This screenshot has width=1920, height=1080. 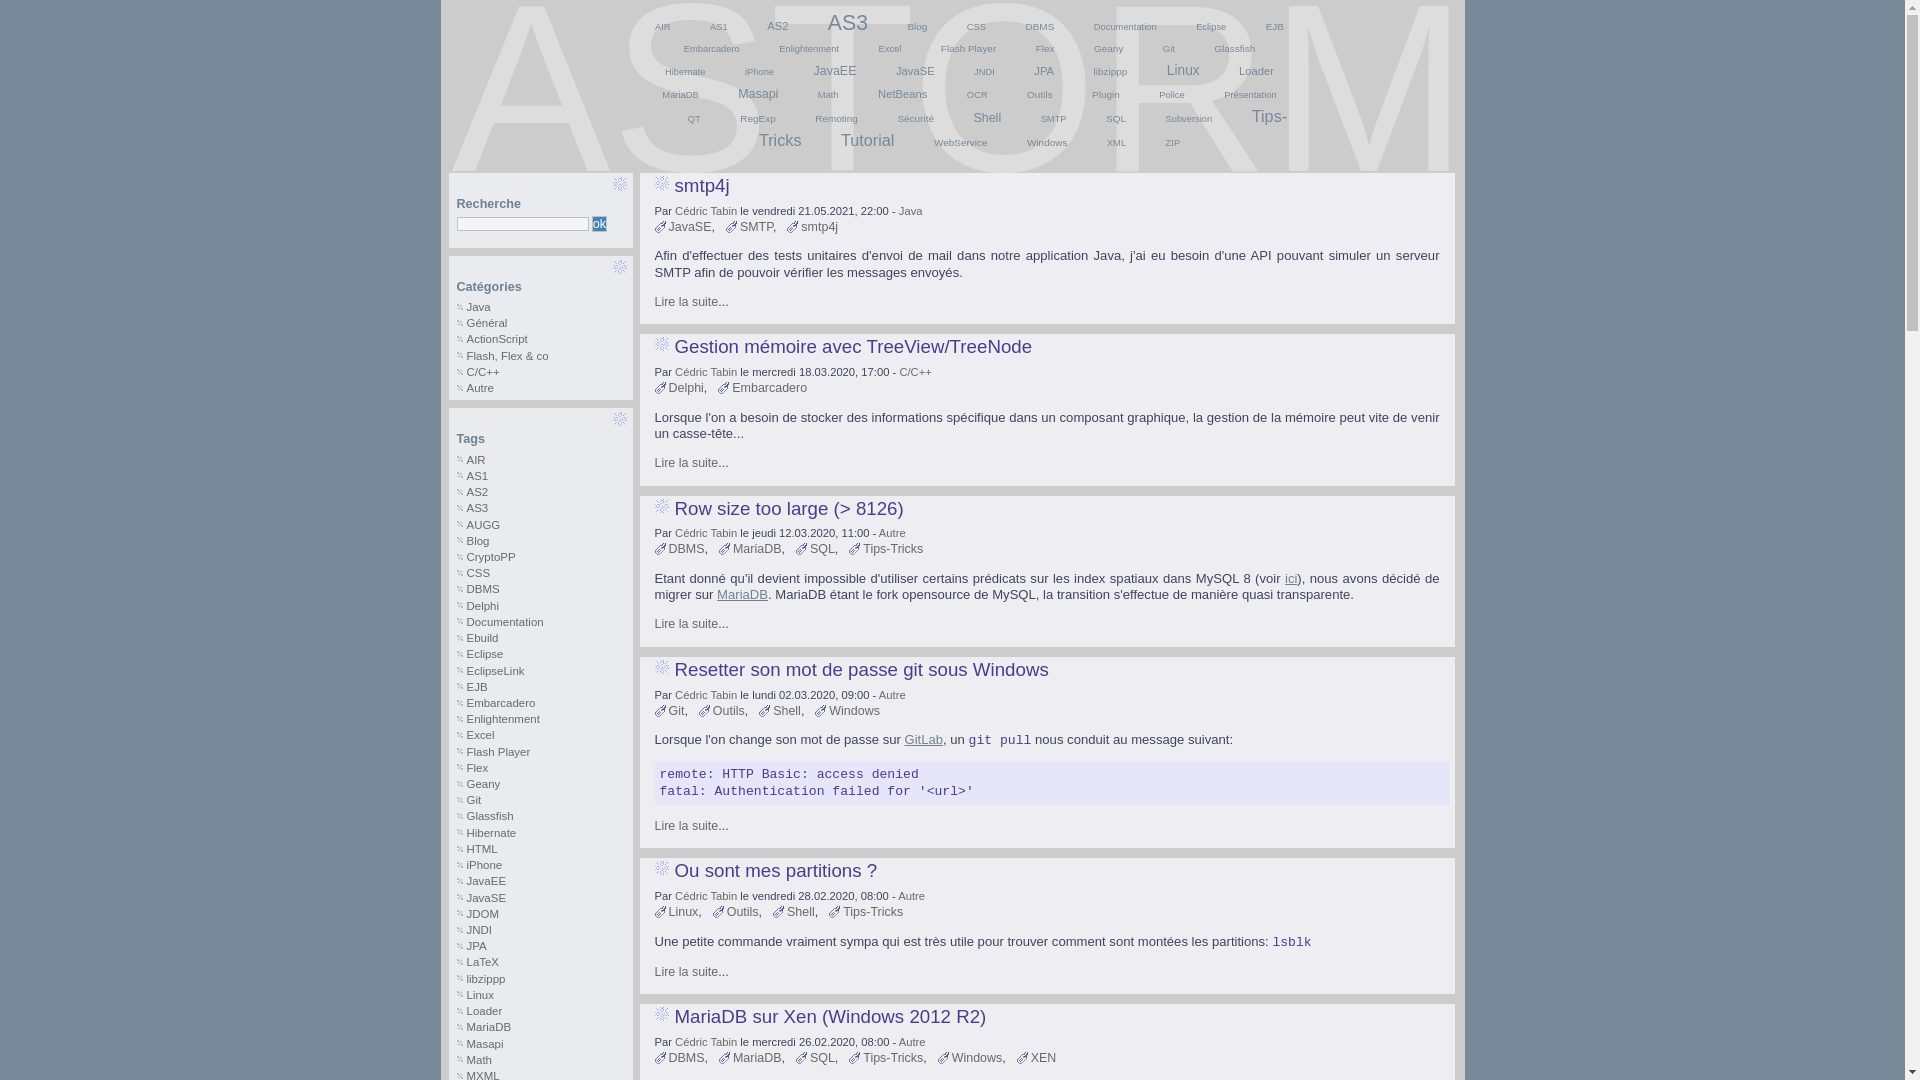 What do you see at coordinates (977, 1056) in the screenshot?
I see `'Windows'` at bounding box center [977, 1056].